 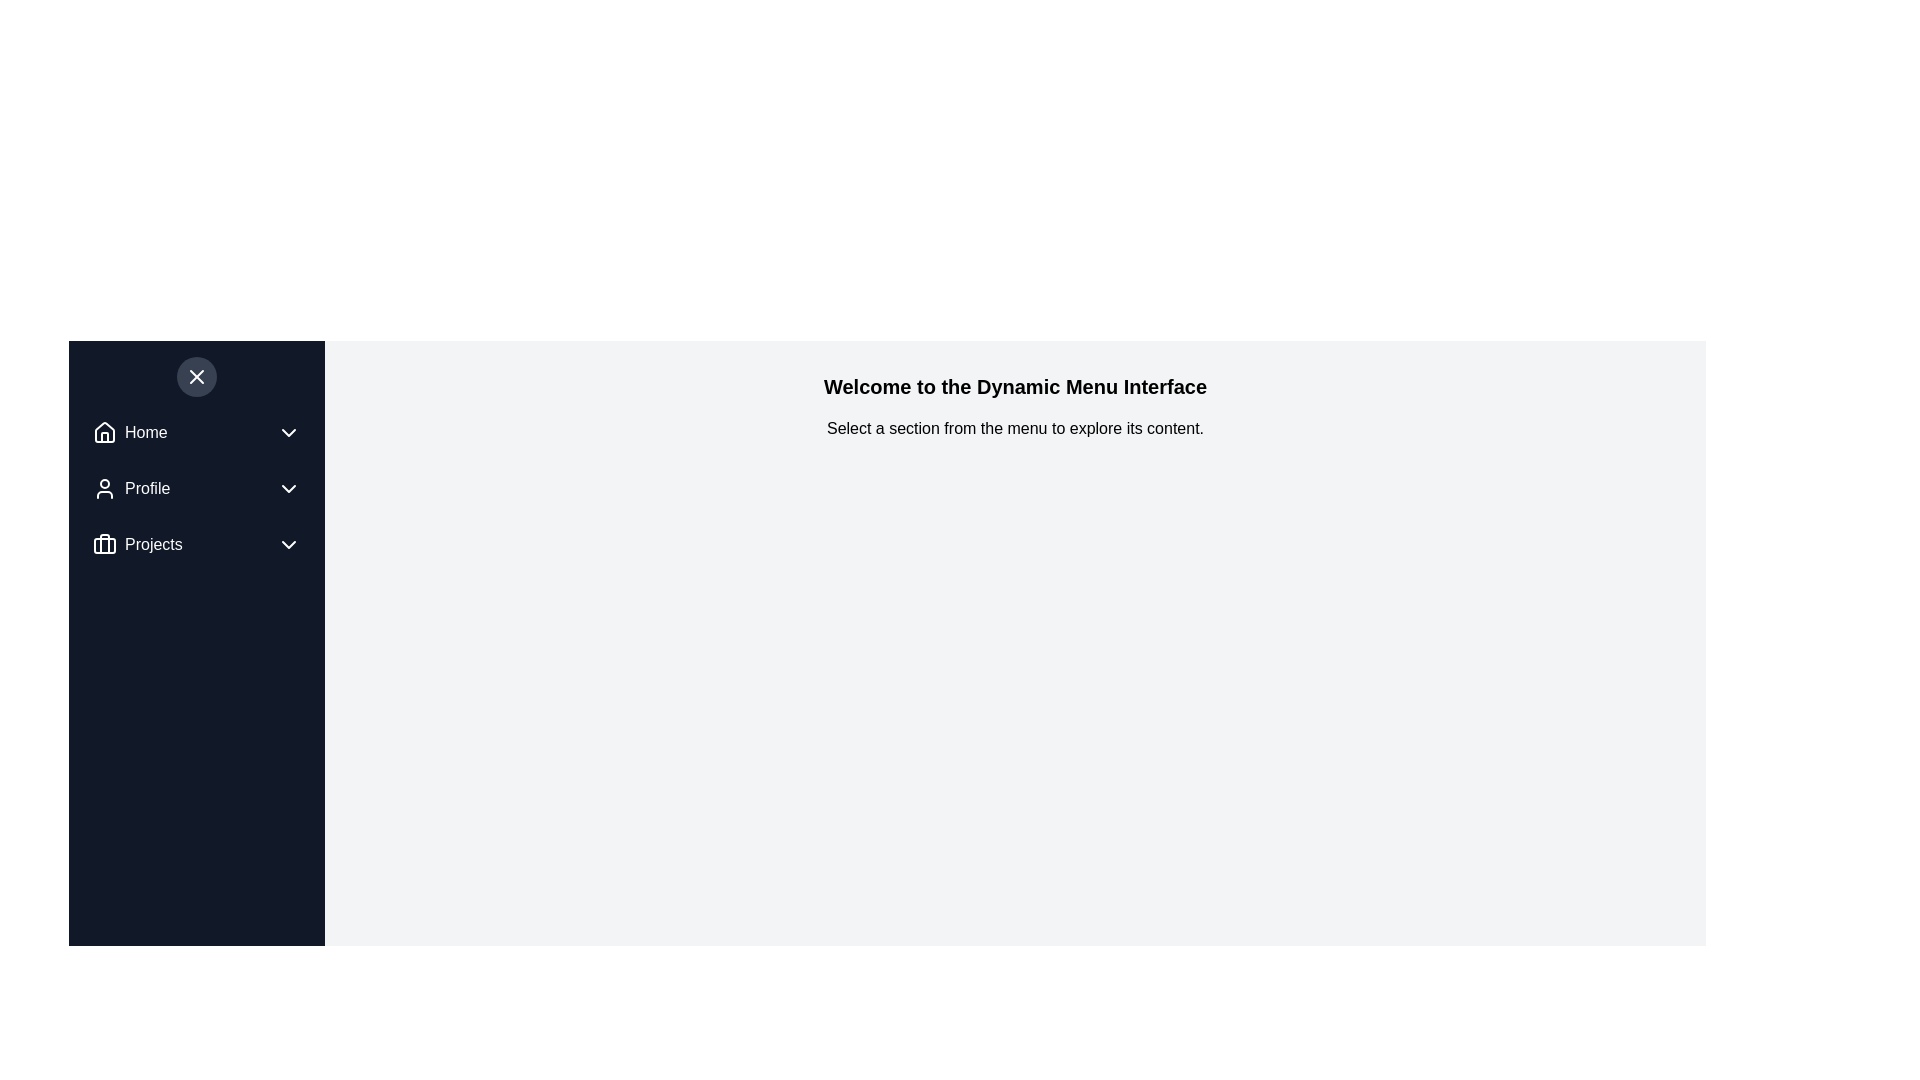 What do you see at coordinates (196, 544) in the screenshot?
I see `the 'Projects' menu item in the sidebar` at bounding box center [196, 544].